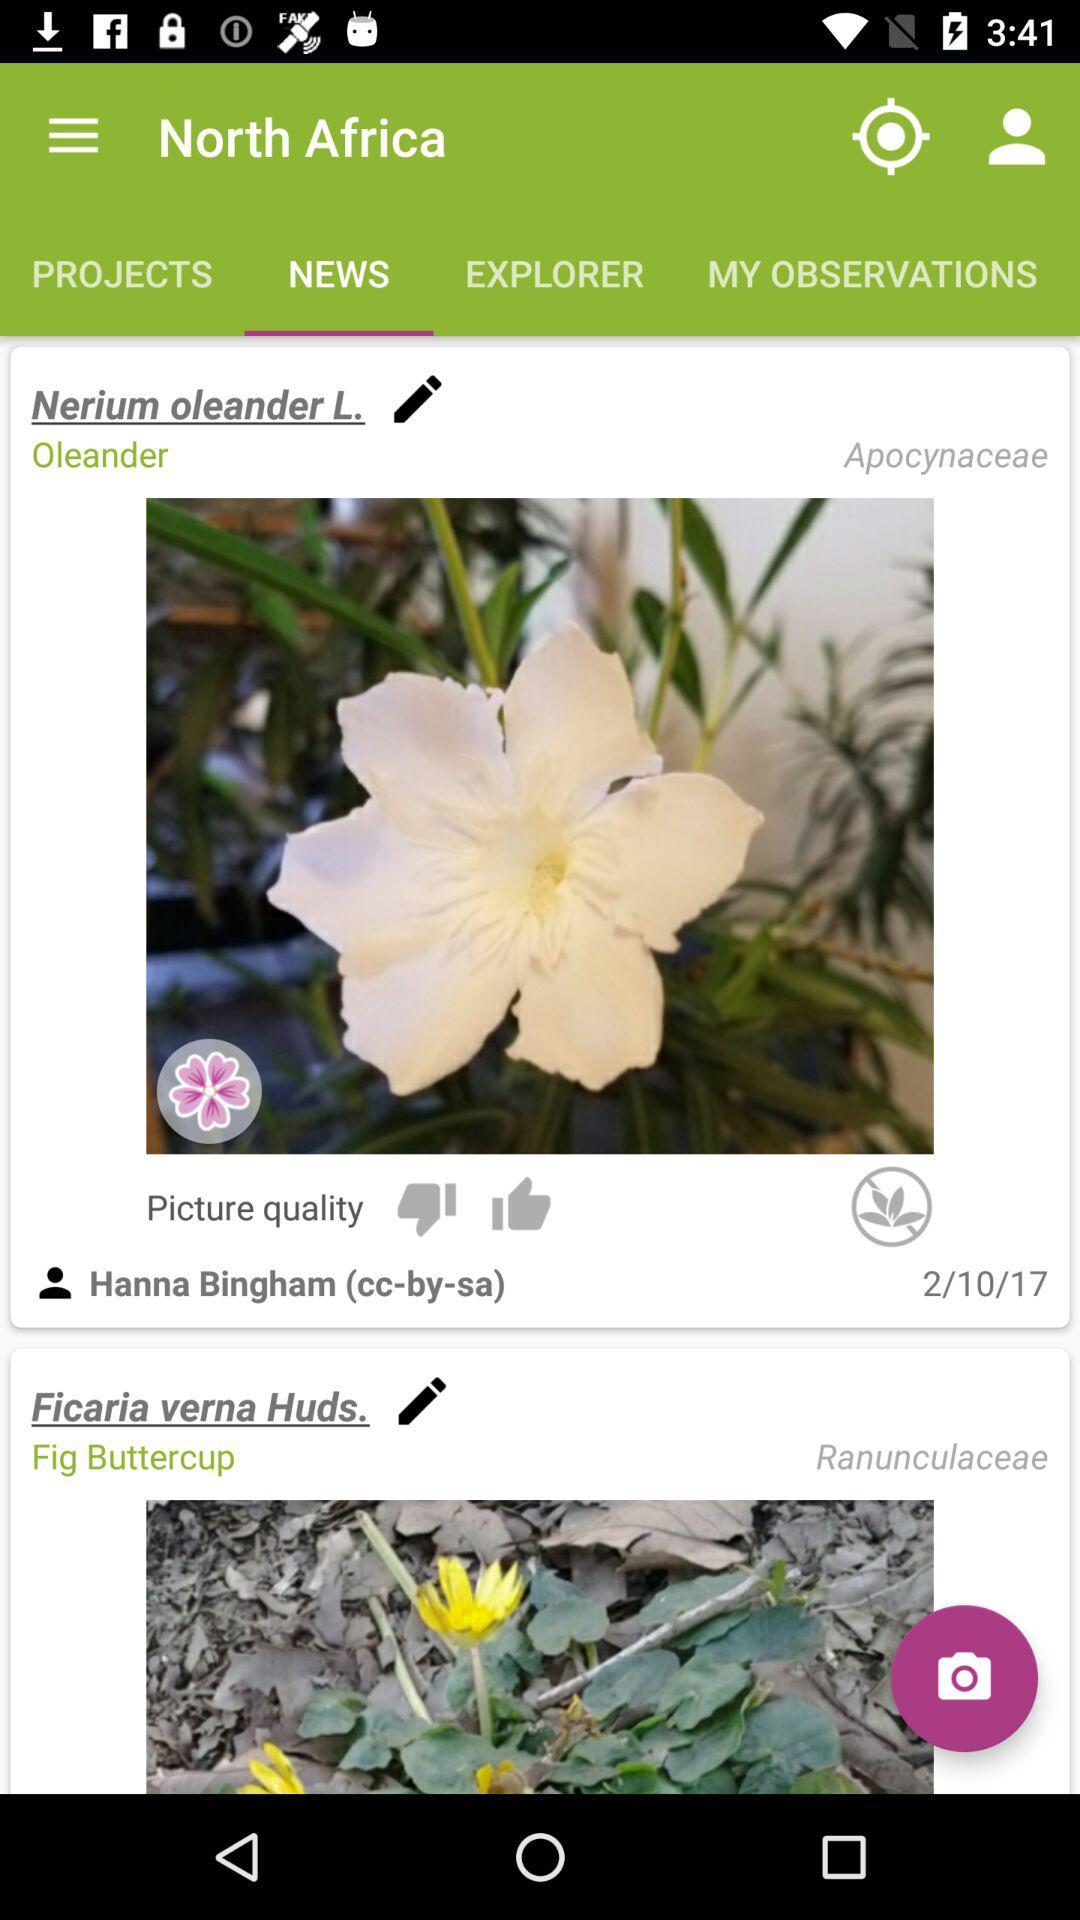 Image resolution: width=1080 pixels, height=1920 pixels. What do you see at coordinates (72, 135) in the screenshot?
I see `app next to north africa icon` at bounding box center [72, 135].